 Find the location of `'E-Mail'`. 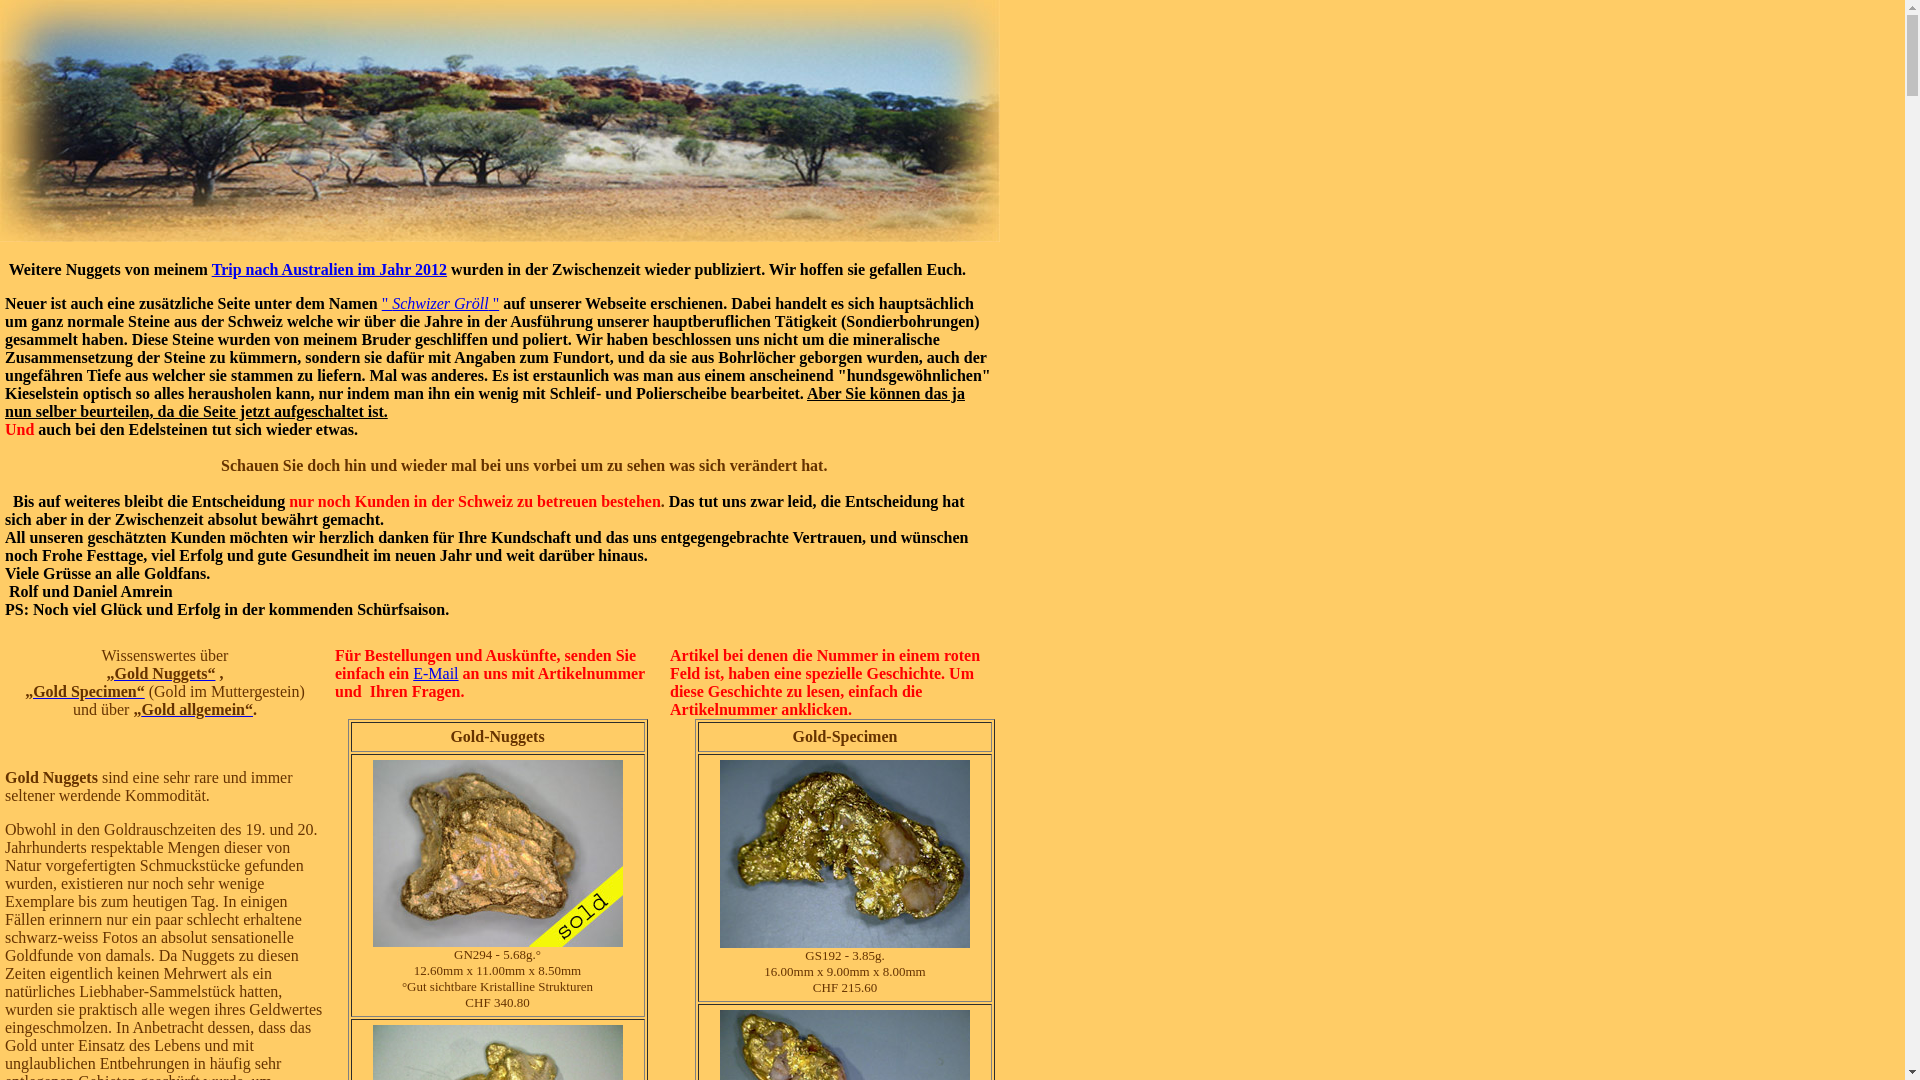

'E-Mail' is located at coordinates (411, 673).